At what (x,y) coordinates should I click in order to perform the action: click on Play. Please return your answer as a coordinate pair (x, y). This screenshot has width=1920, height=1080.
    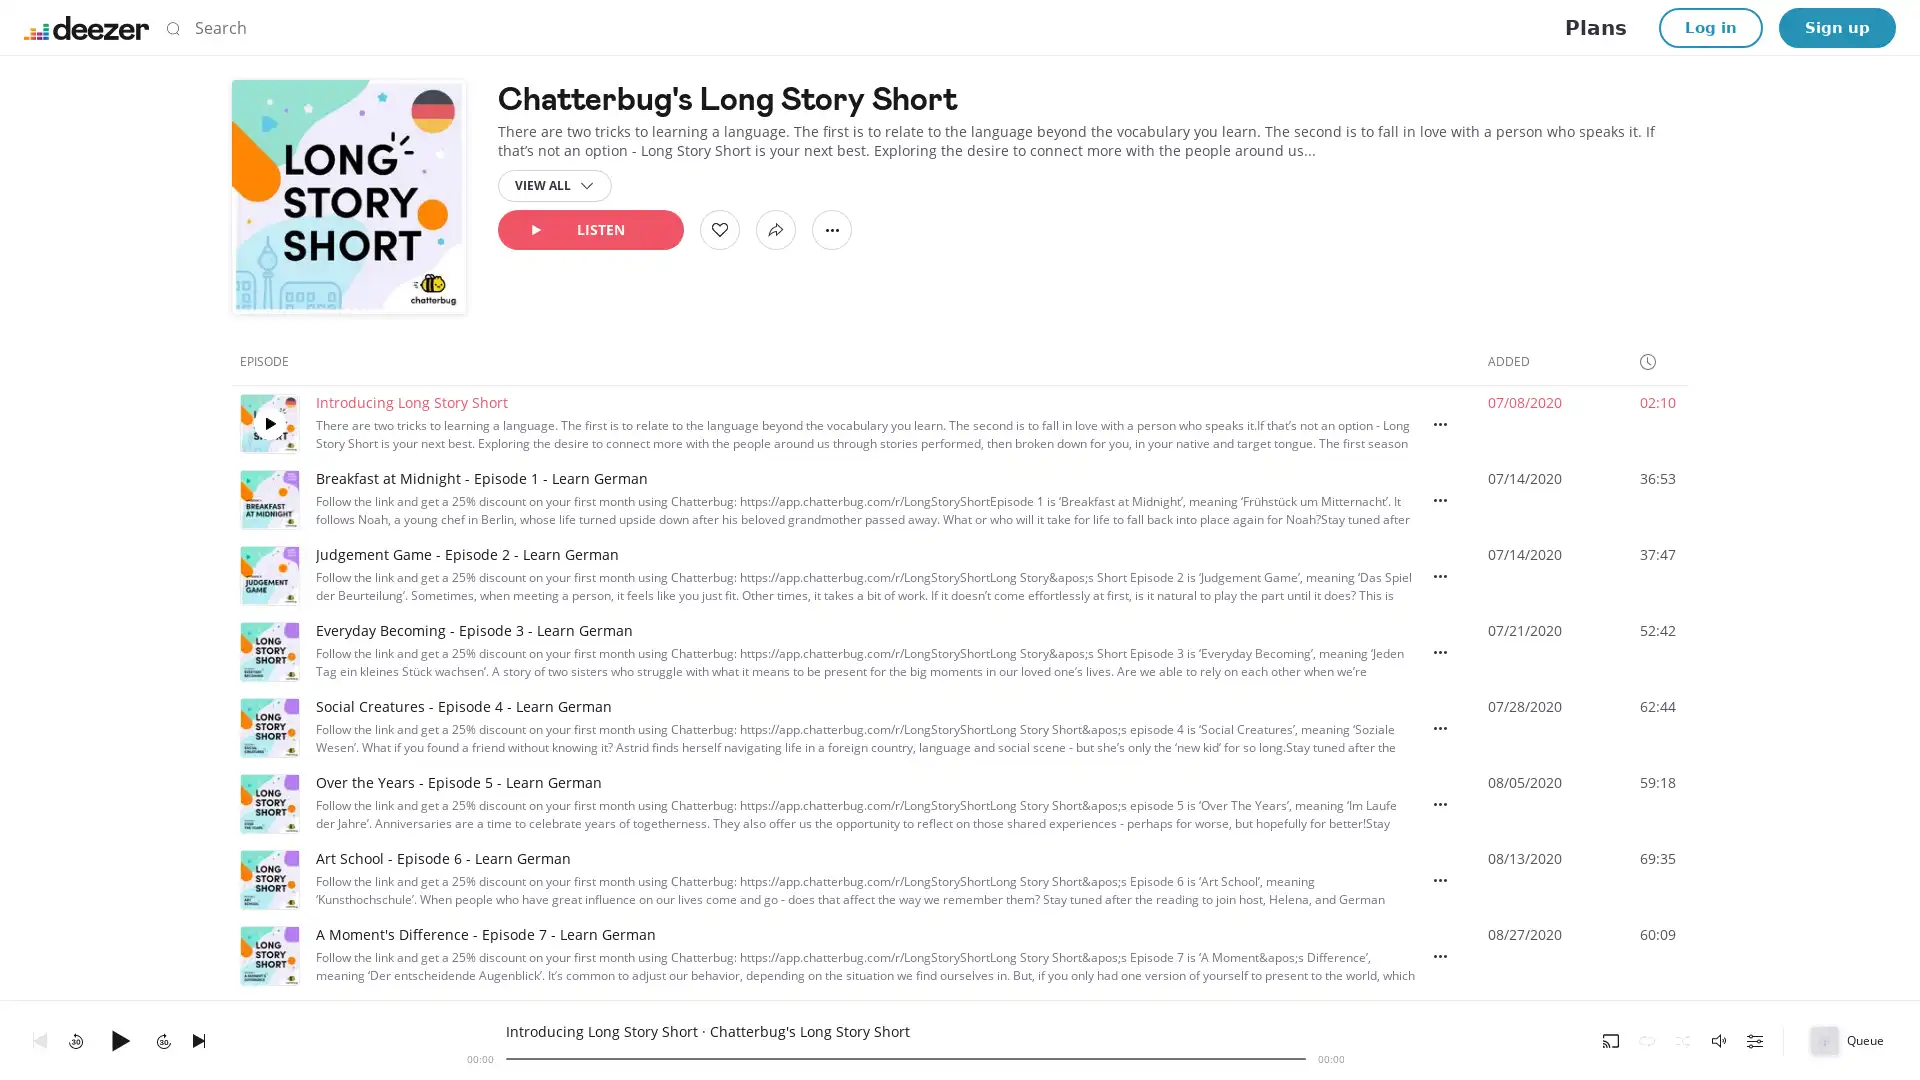
    Looking at the image, I should click on (119, 1039).